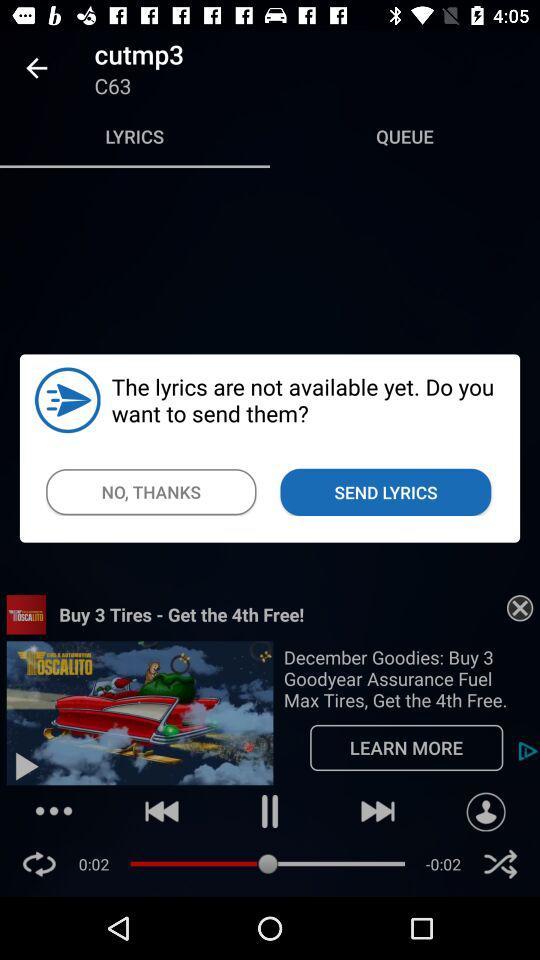 The height and width of the screenshot is (960, 540). I want to click on the profile icon  from the bottom right, so click(485, 811).